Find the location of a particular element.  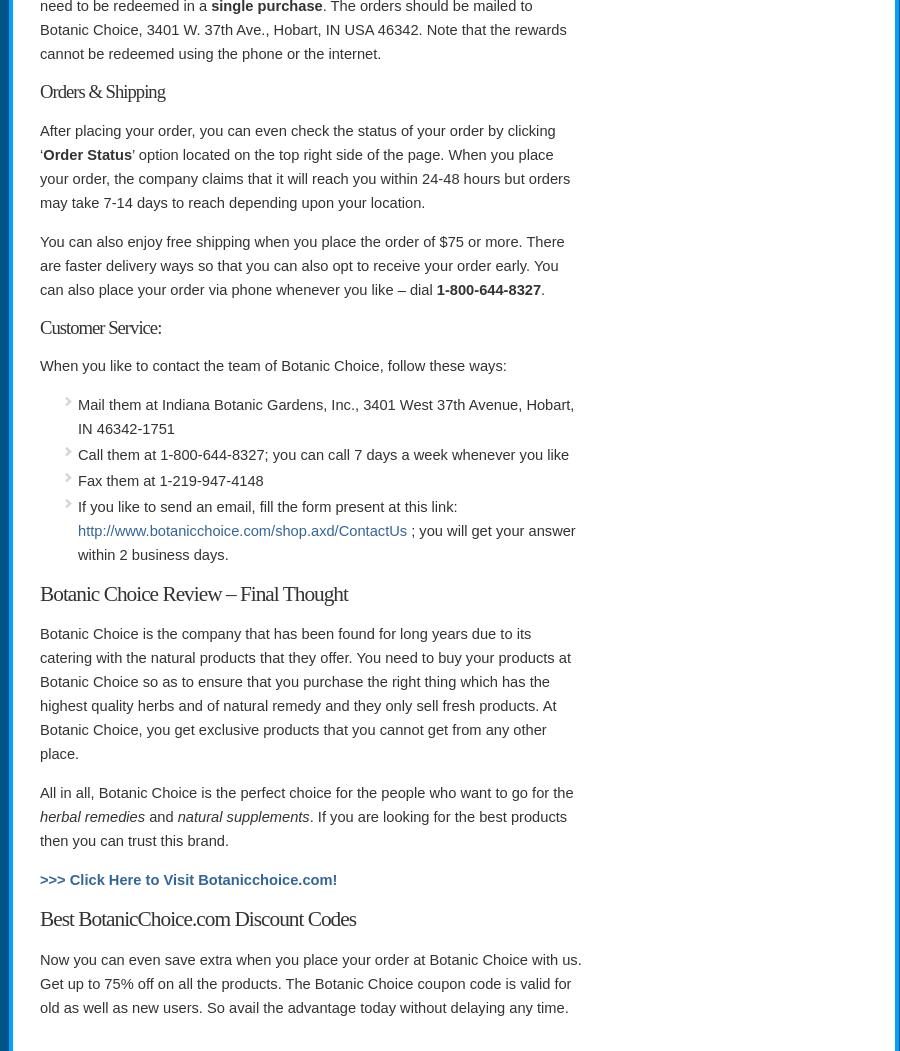

'herbal remedies' is located at coordinates (91, 817).